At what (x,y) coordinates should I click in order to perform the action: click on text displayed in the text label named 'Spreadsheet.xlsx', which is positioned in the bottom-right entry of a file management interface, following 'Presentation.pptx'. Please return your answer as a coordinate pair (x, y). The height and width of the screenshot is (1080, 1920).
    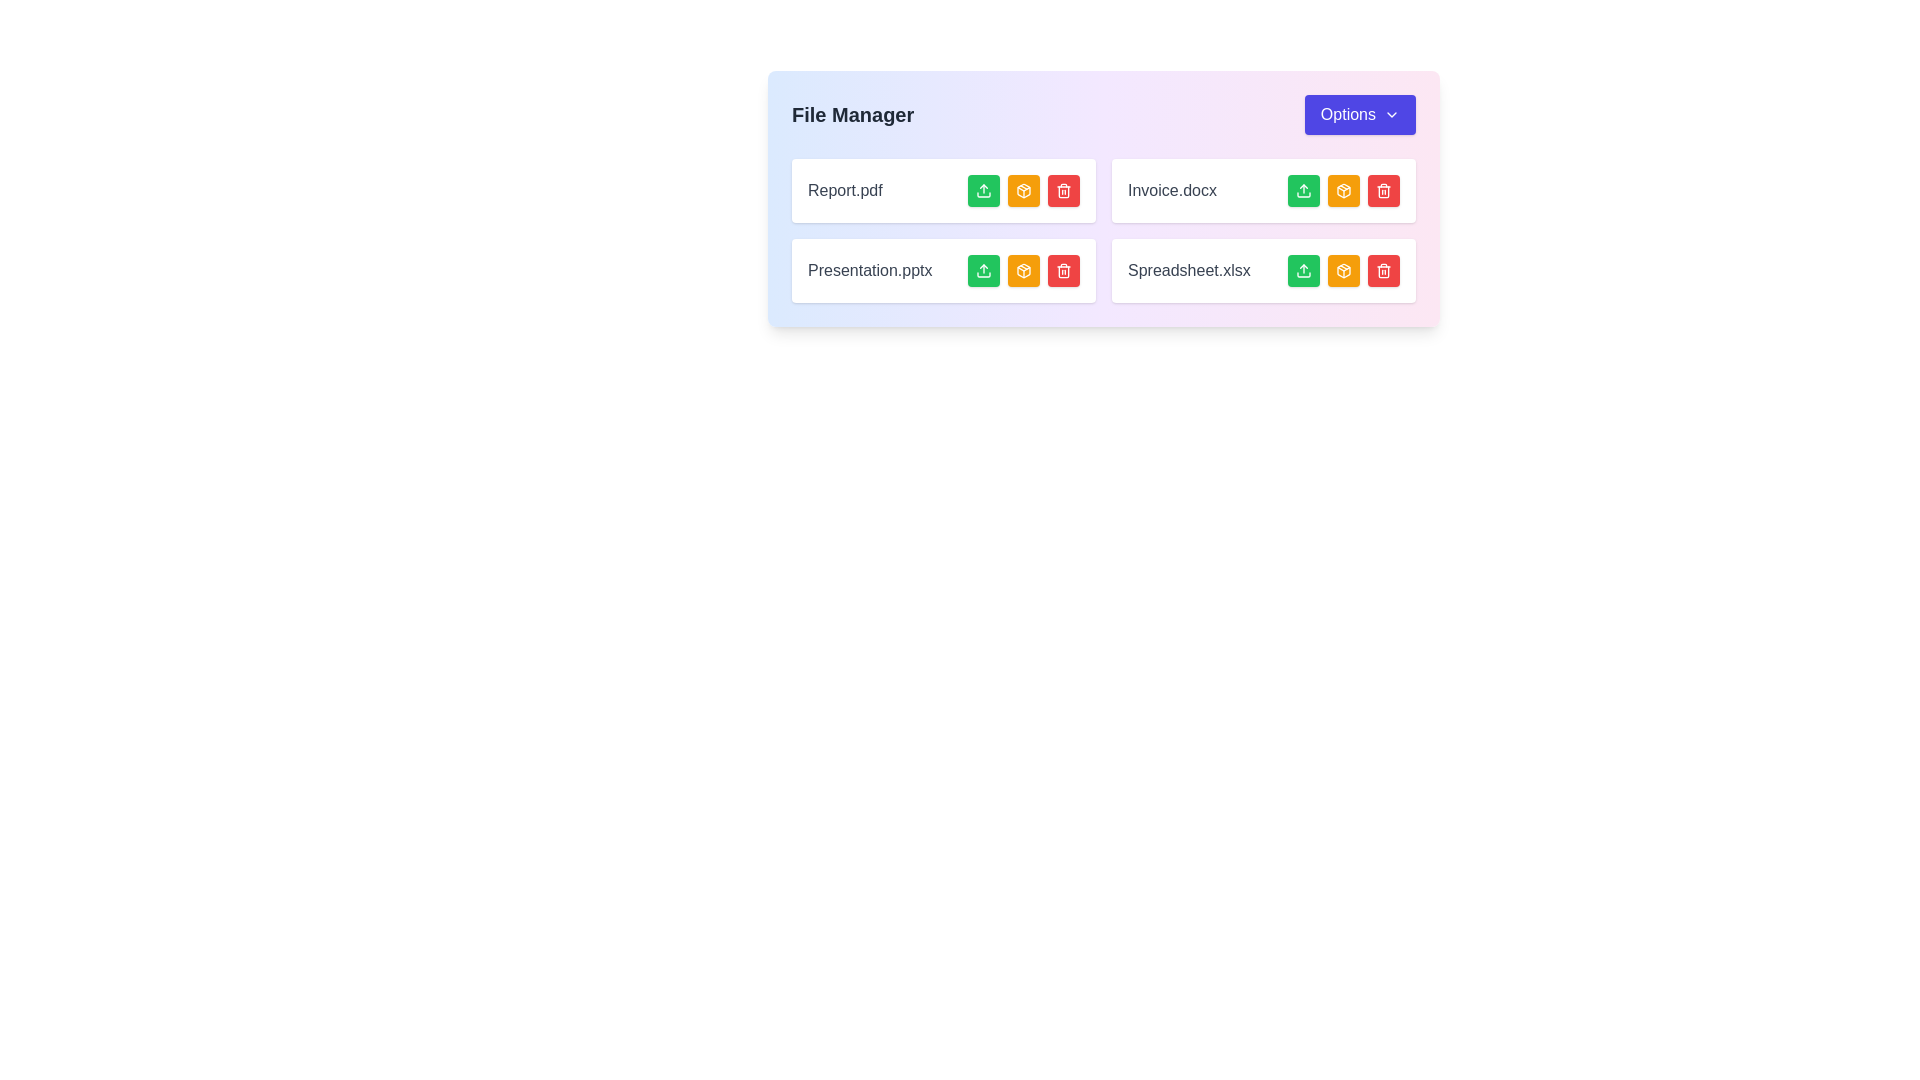
    Looking at the image, I should click on (1189, 270).